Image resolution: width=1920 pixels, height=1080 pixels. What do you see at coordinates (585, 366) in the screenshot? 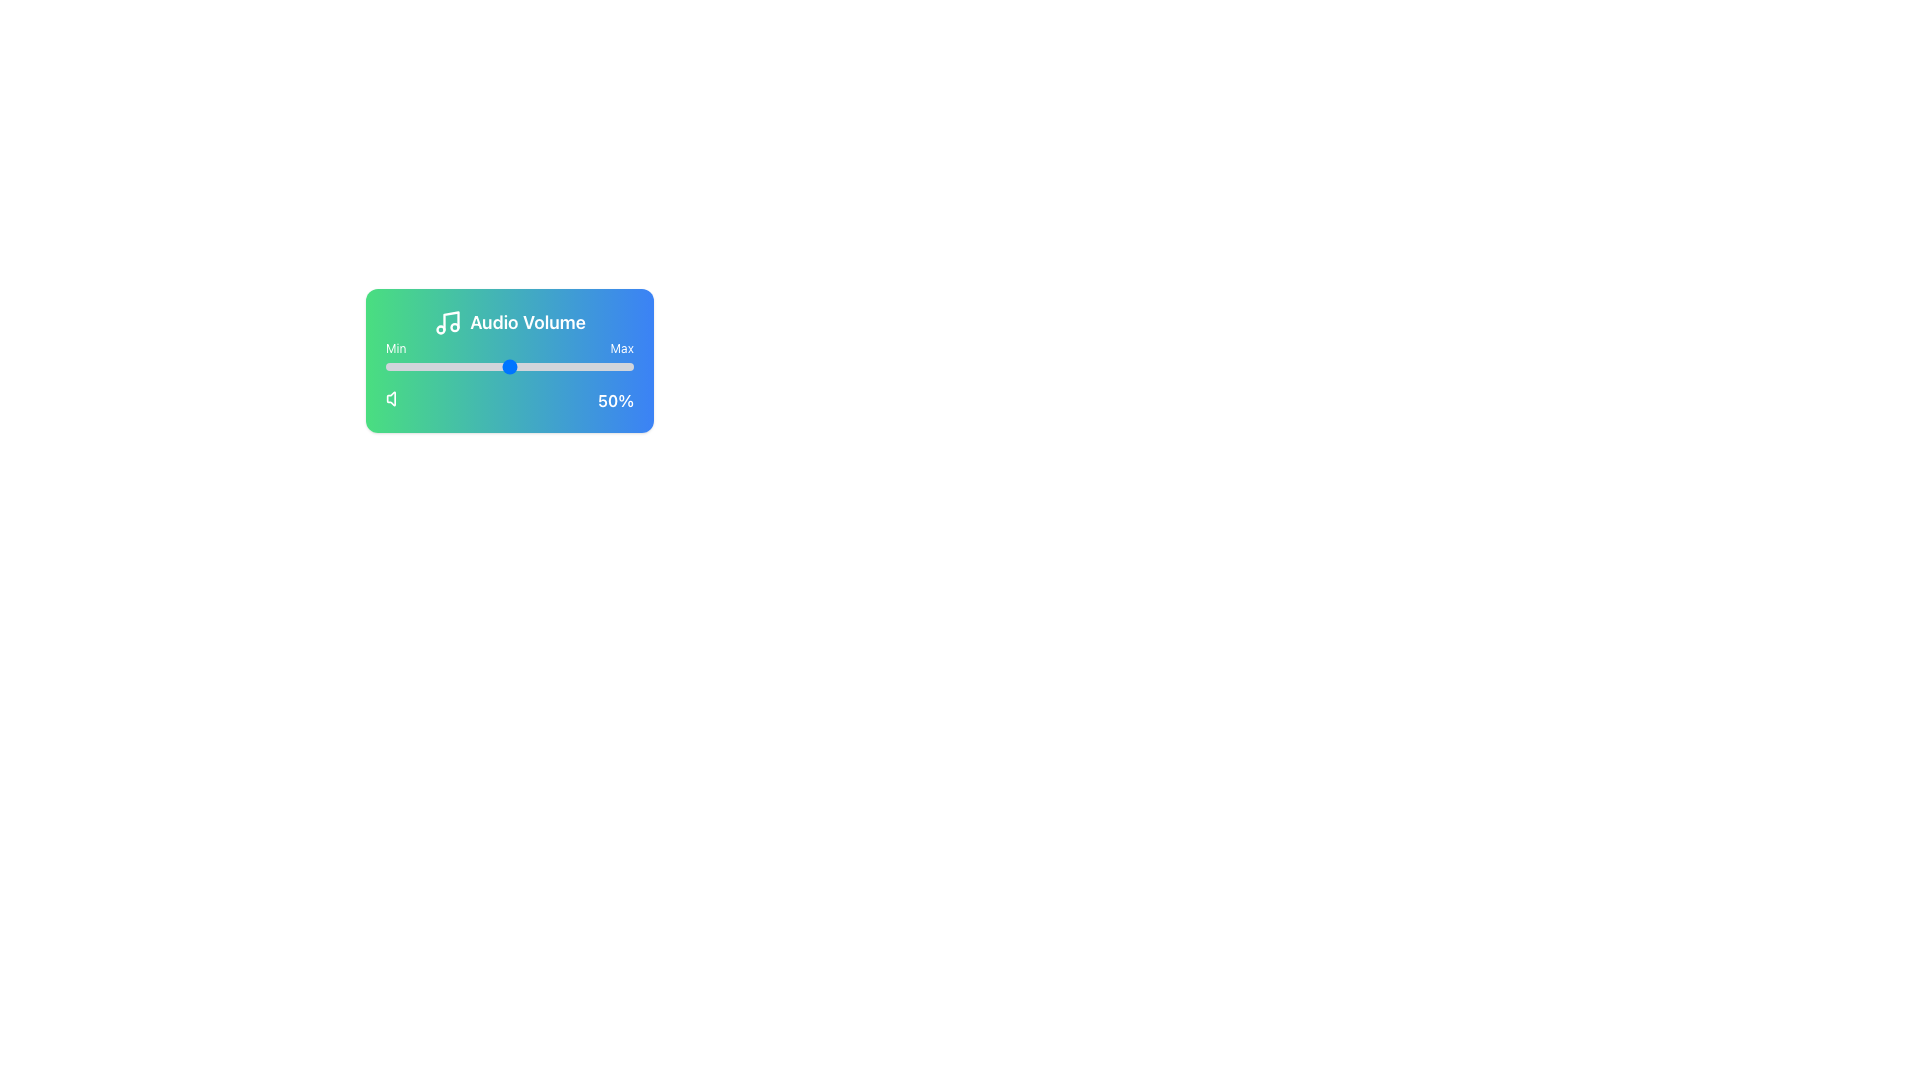
I see `the audio volume slider` at bounding box center [585, 366].